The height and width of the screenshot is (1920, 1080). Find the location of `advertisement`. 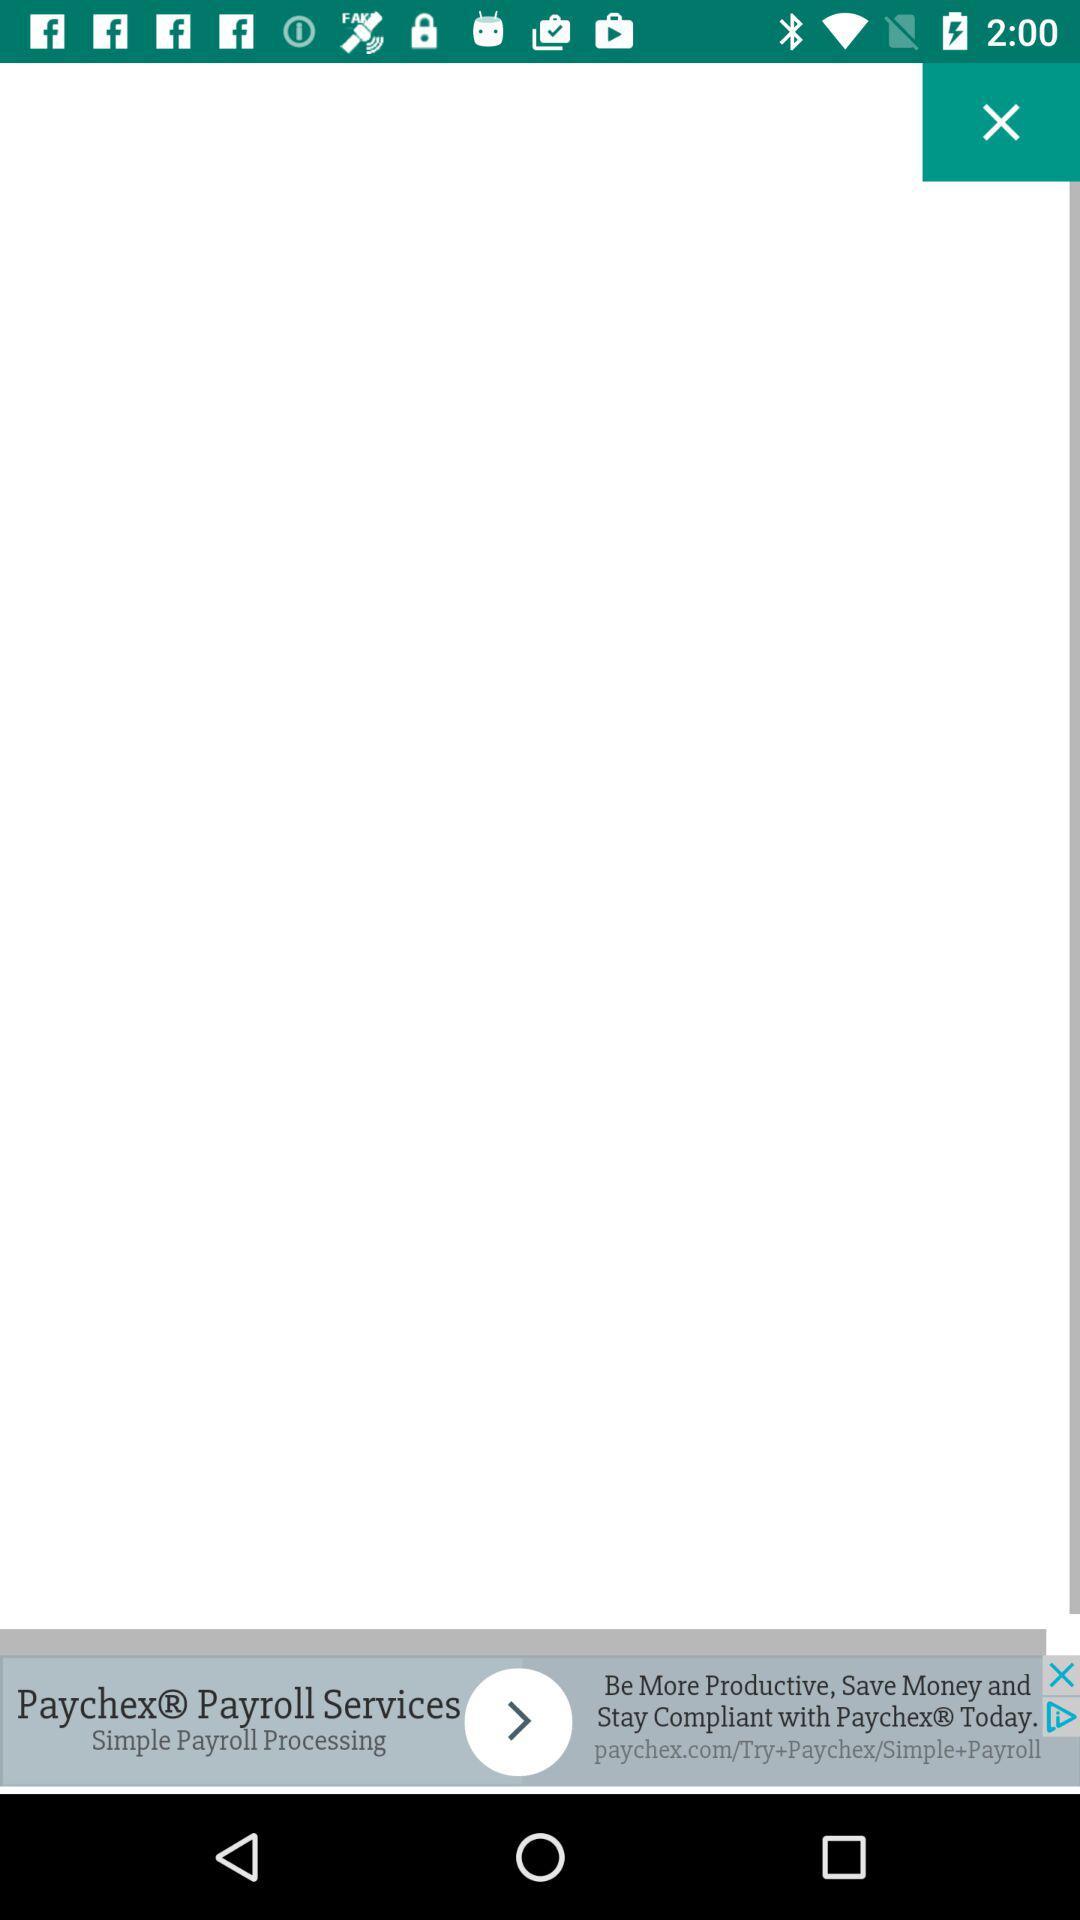

advertisement is located at coordinates (540, 1719).